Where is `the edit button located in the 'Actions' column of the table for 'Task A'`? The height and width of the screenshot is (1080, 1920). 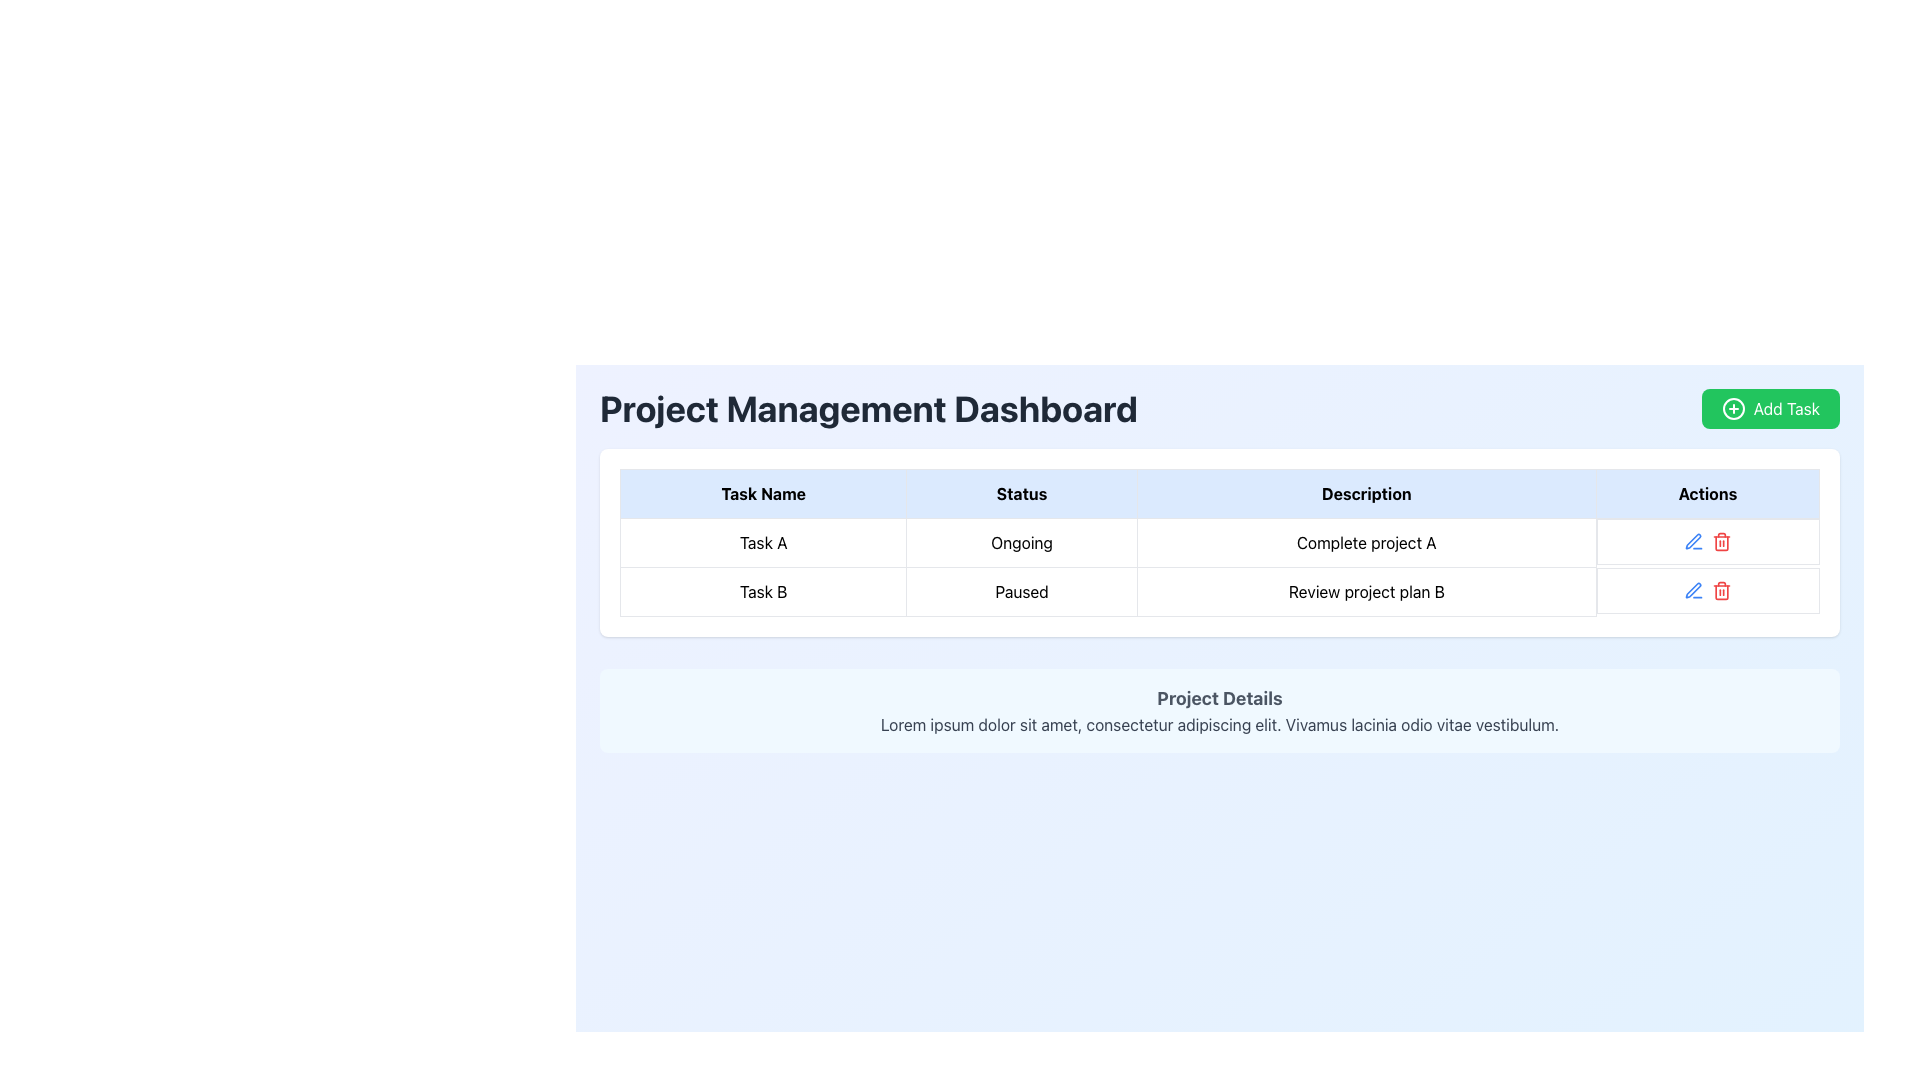 the edit button located in the 'Actions' column of the table for 'Task A' is located at coordinates (1692, 589).